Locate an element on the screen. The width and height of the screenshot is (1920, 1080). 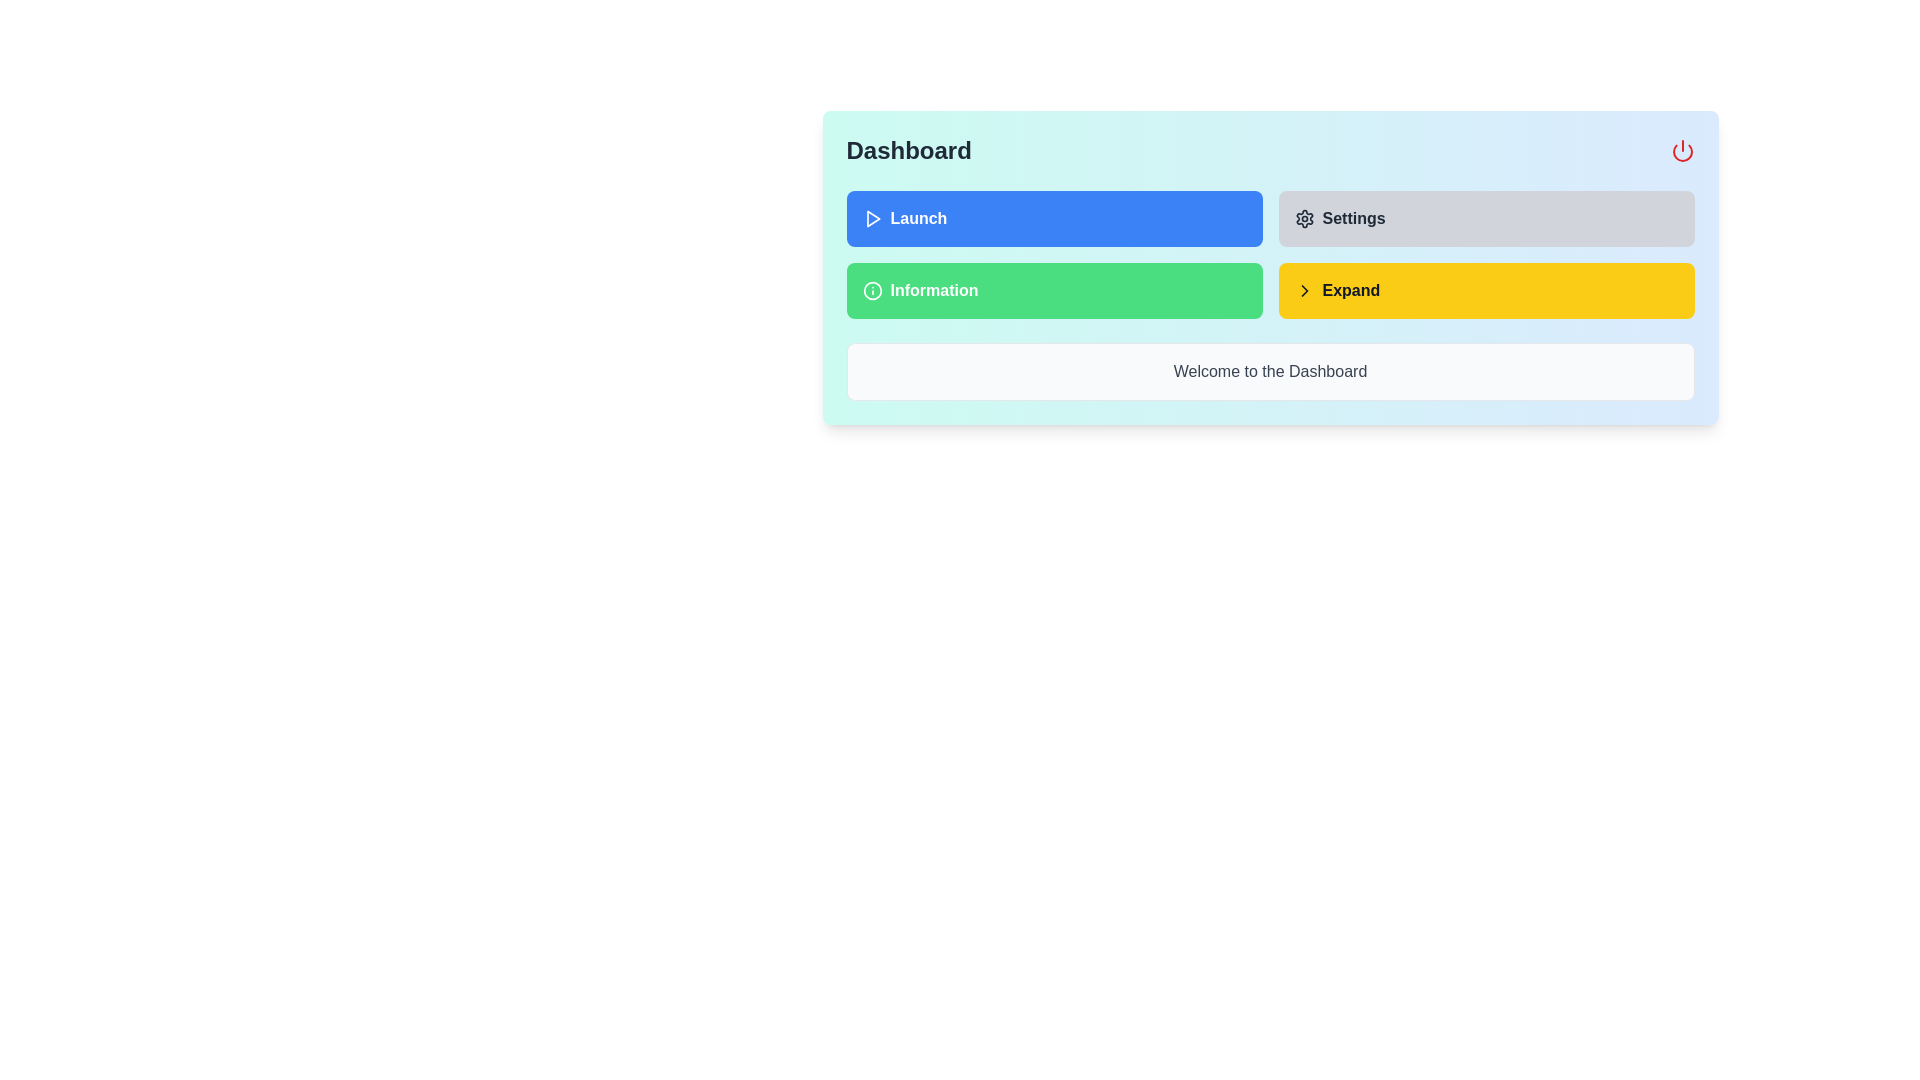
the icon located on the right side of the yellow button labeled 'Expand' is located at coordinates (1304, 290).